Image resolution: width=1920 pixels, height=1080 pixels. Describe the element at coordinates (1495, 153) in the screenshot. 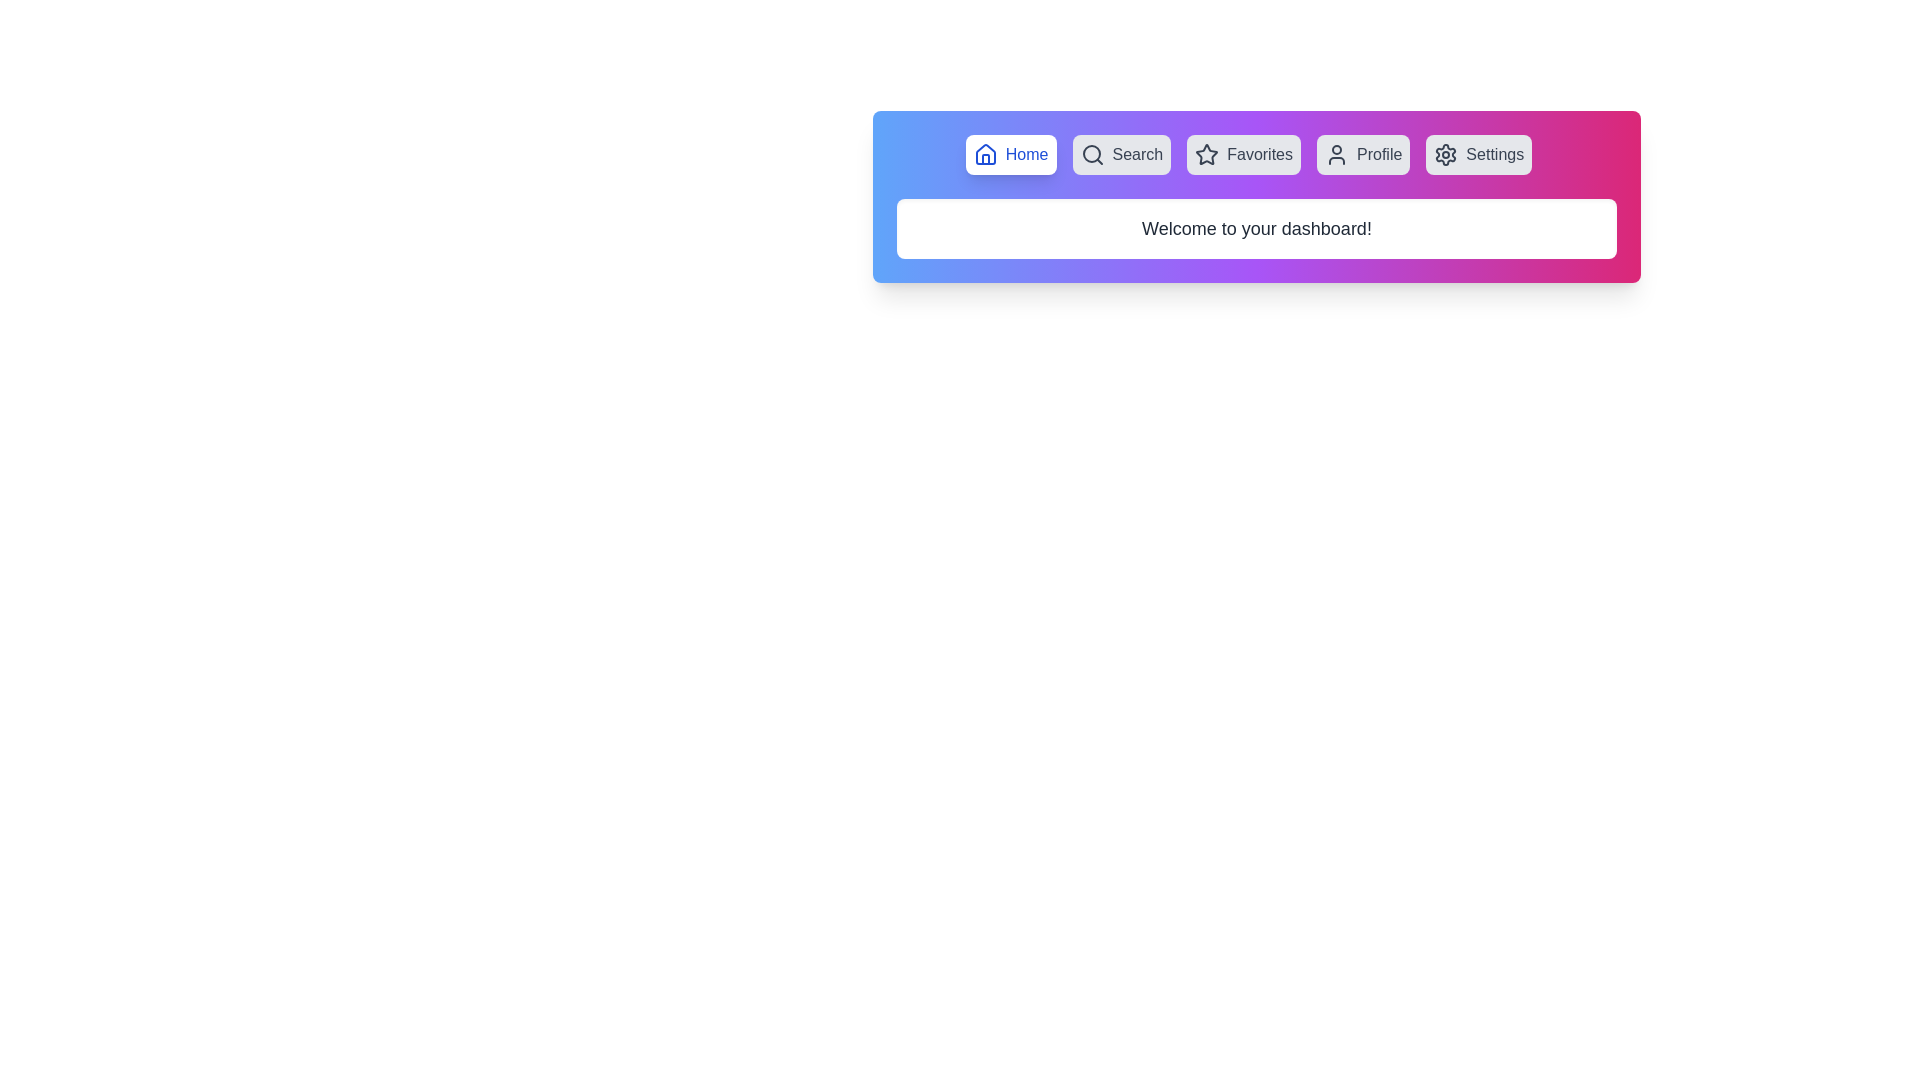

I see `the 'Settings' text label in the navigation bar` at that location.